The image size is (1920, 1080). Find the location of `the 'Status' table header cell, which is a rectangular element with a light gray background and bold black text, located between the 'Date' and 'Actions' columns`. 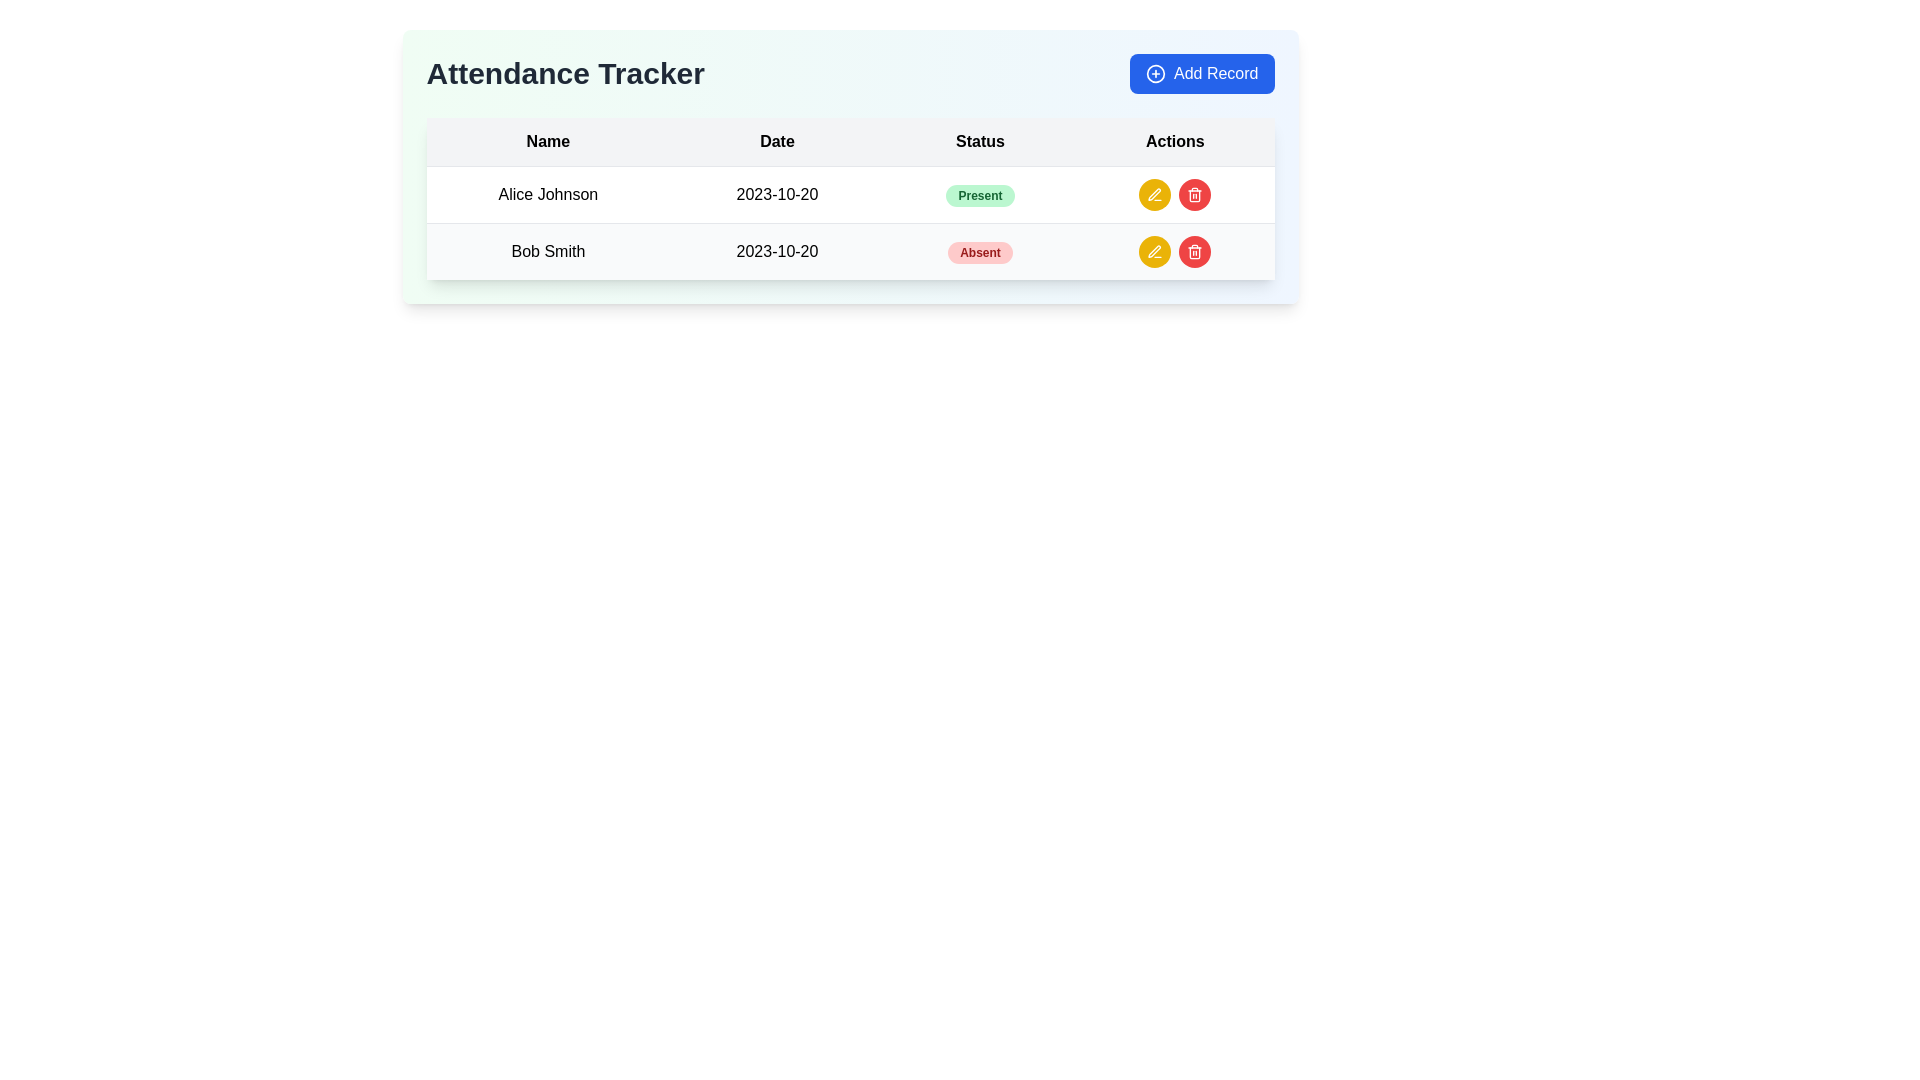

the 'Status' table header cell, which is a rectangular element with a light gray background and bold black text, located between the 'Date' and 'Actions' columns is located at coordinates (980, 141).